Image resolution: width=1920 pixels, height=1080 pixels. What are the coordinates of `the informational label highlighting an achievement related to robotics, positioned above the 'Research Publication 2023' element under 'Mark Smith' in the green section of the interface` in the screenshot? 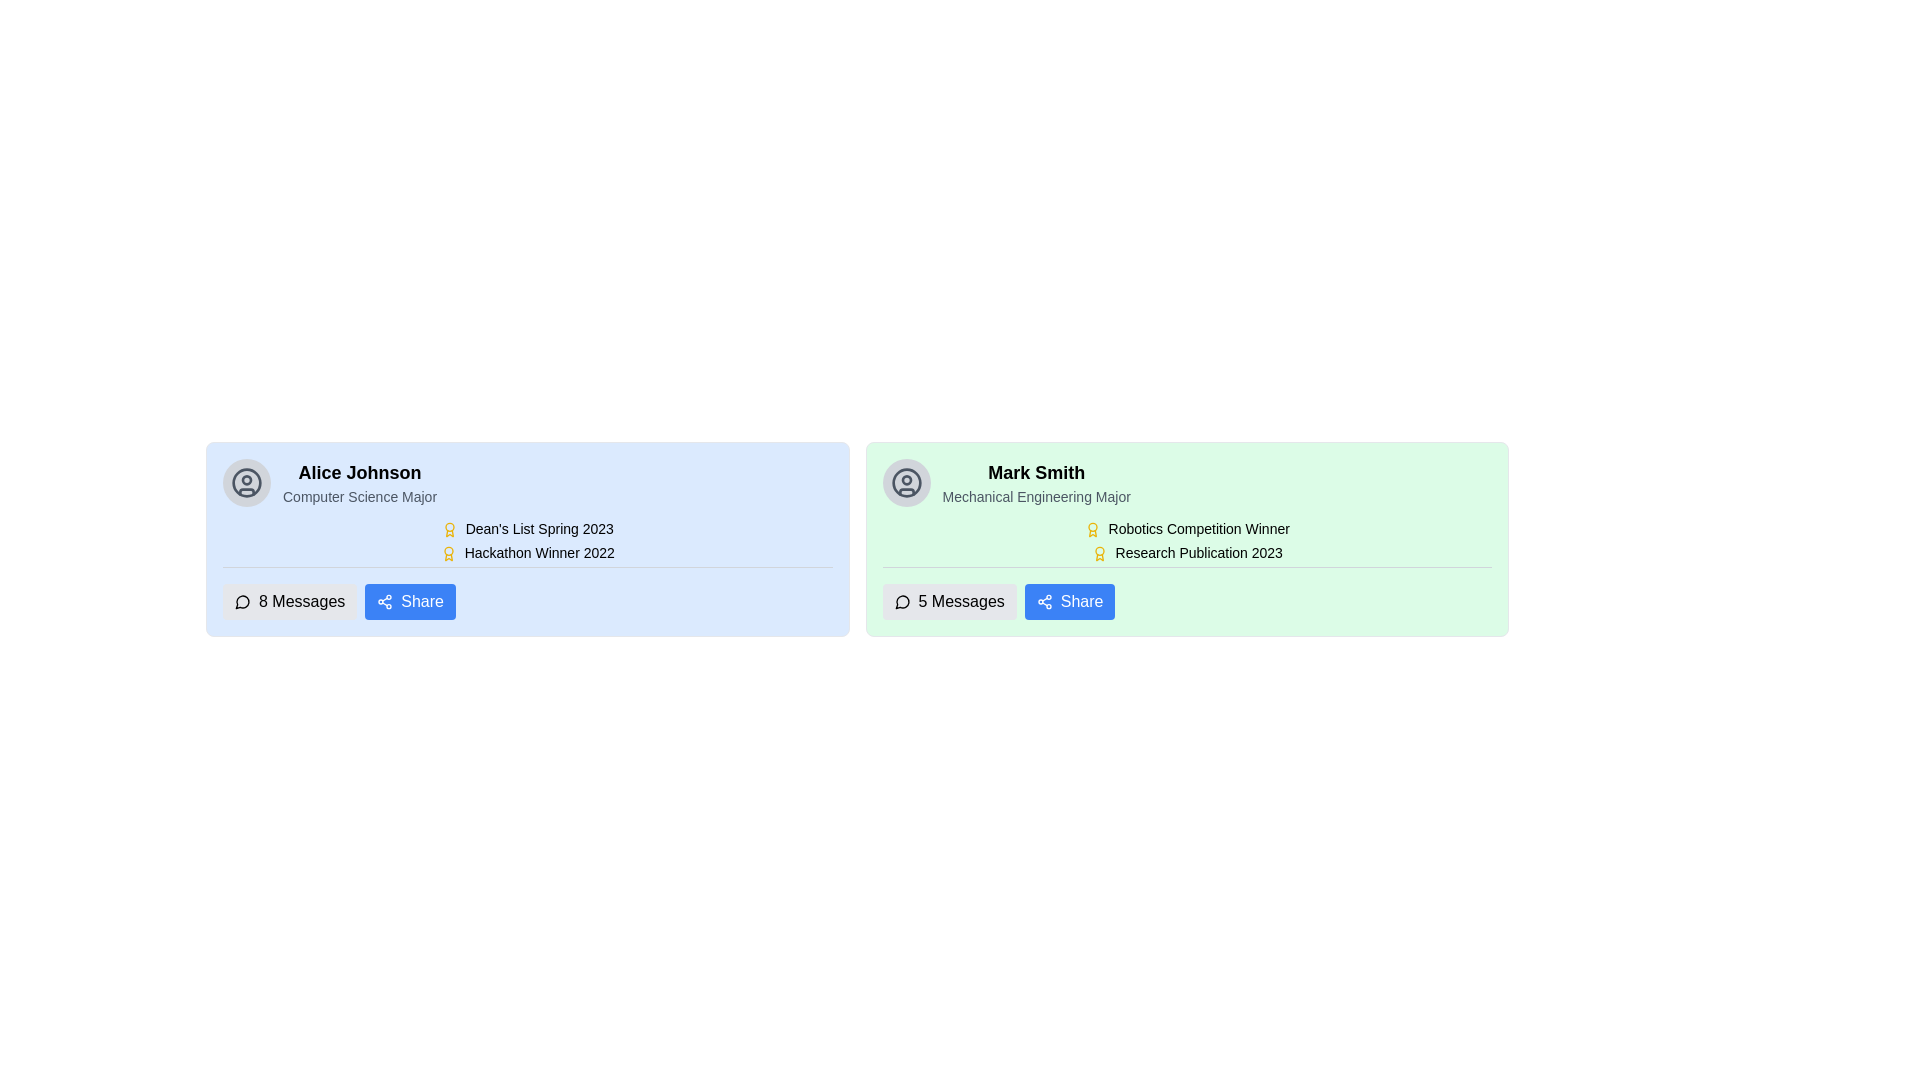 It's located at (1187, 527).